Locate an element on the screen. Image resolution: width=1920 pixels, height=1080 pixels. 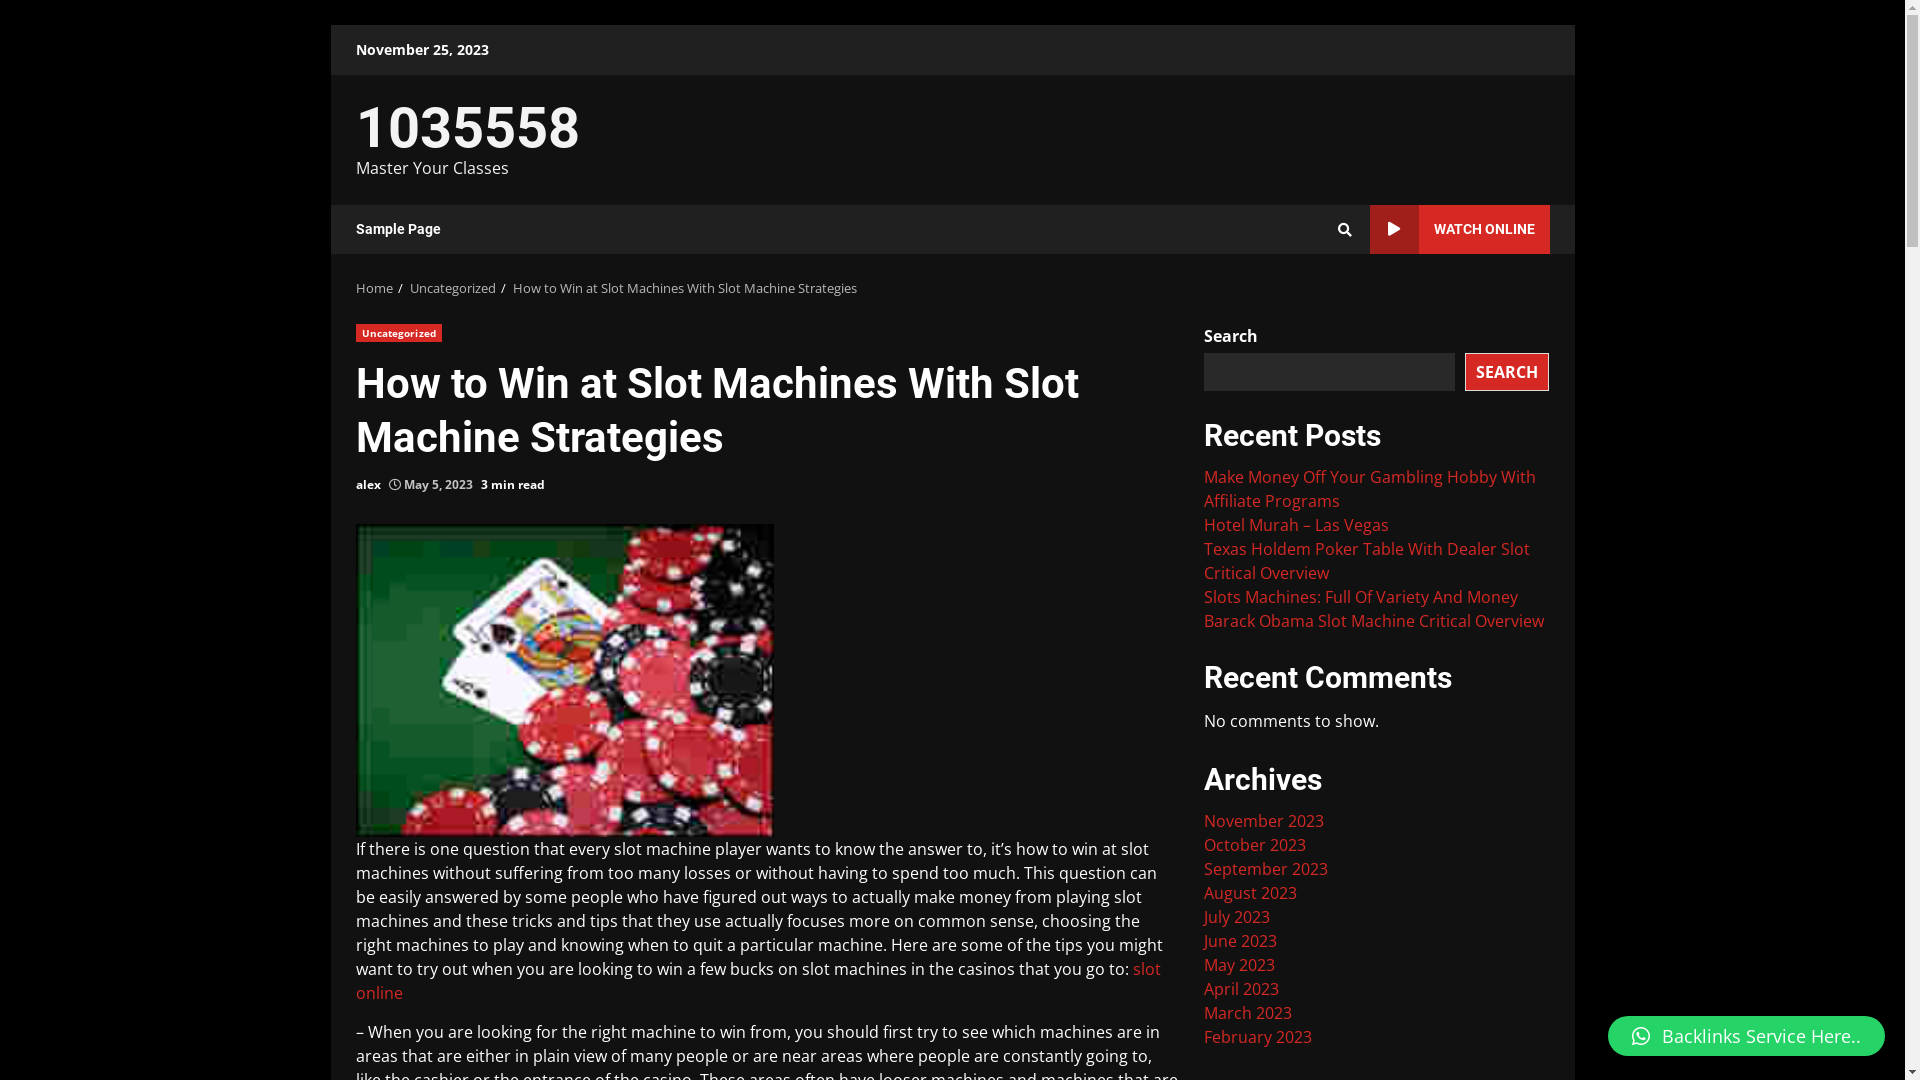
'Texas Holdem Poker Table With Dealer Slot Critical Overview' is located at coordinates (1366, 560).